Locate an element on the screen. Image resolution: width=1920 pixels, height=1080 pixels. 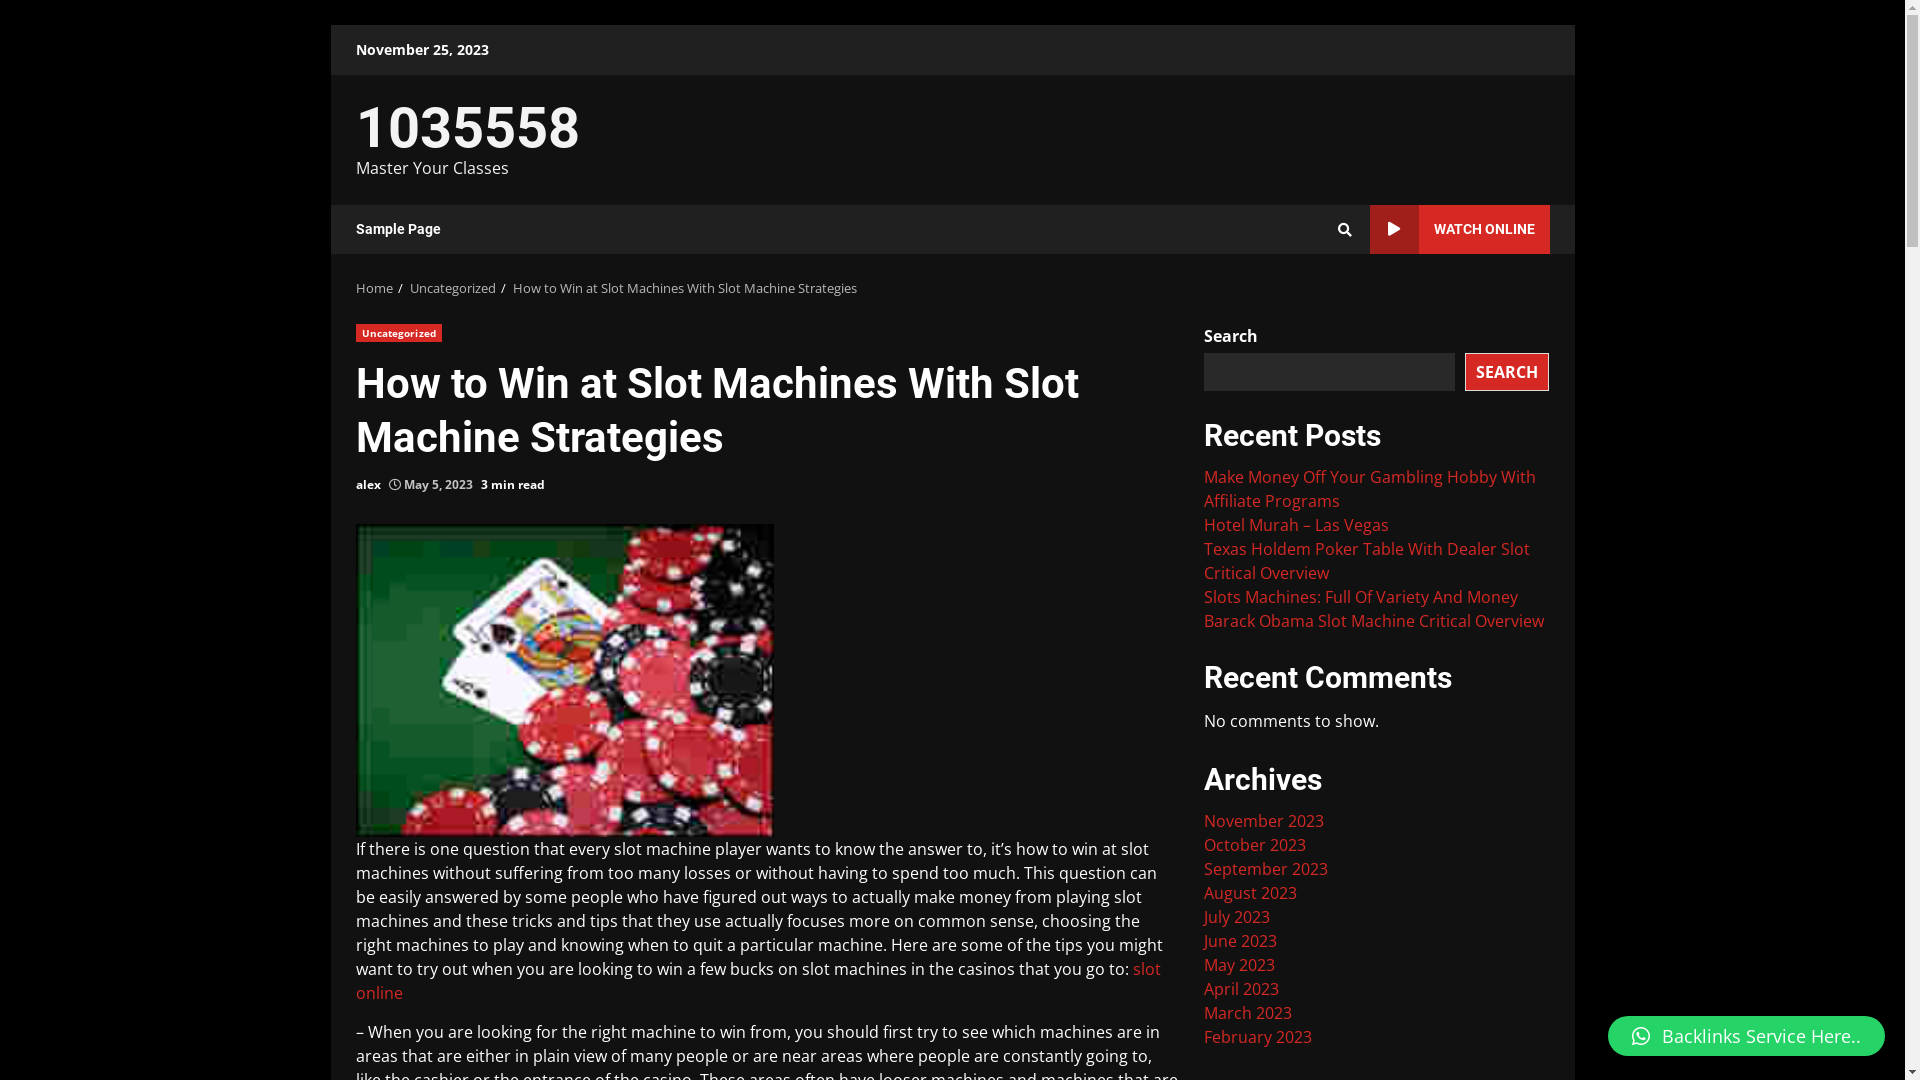
'Texas Holdem Poker Table With Dealer Slot Critical Overview' is located at coordinates (1366, 560).